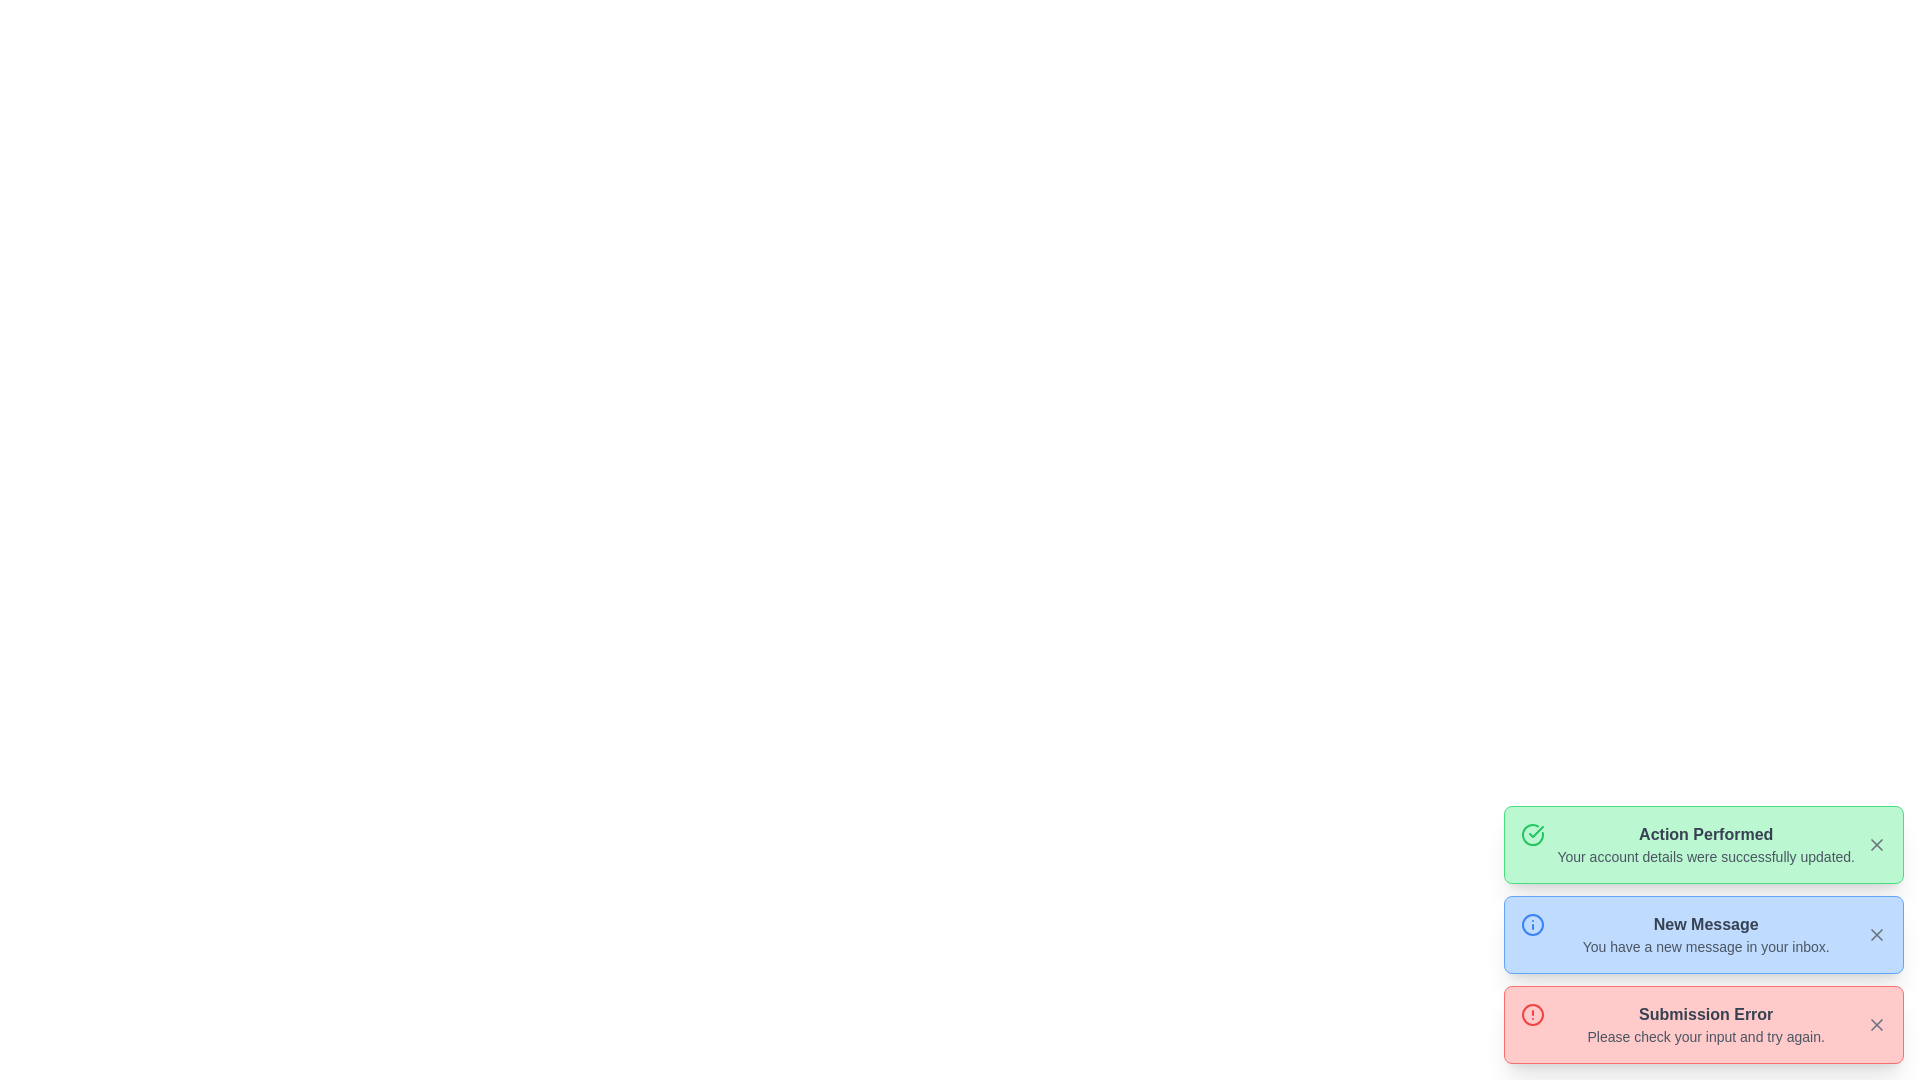 The width and height of the screenshot is (1920, 1080). I want to click on circular green icon with a checkmark inside it, located at the top-left of the green notification card labeled 'Action Performed', so click(1532, 834).